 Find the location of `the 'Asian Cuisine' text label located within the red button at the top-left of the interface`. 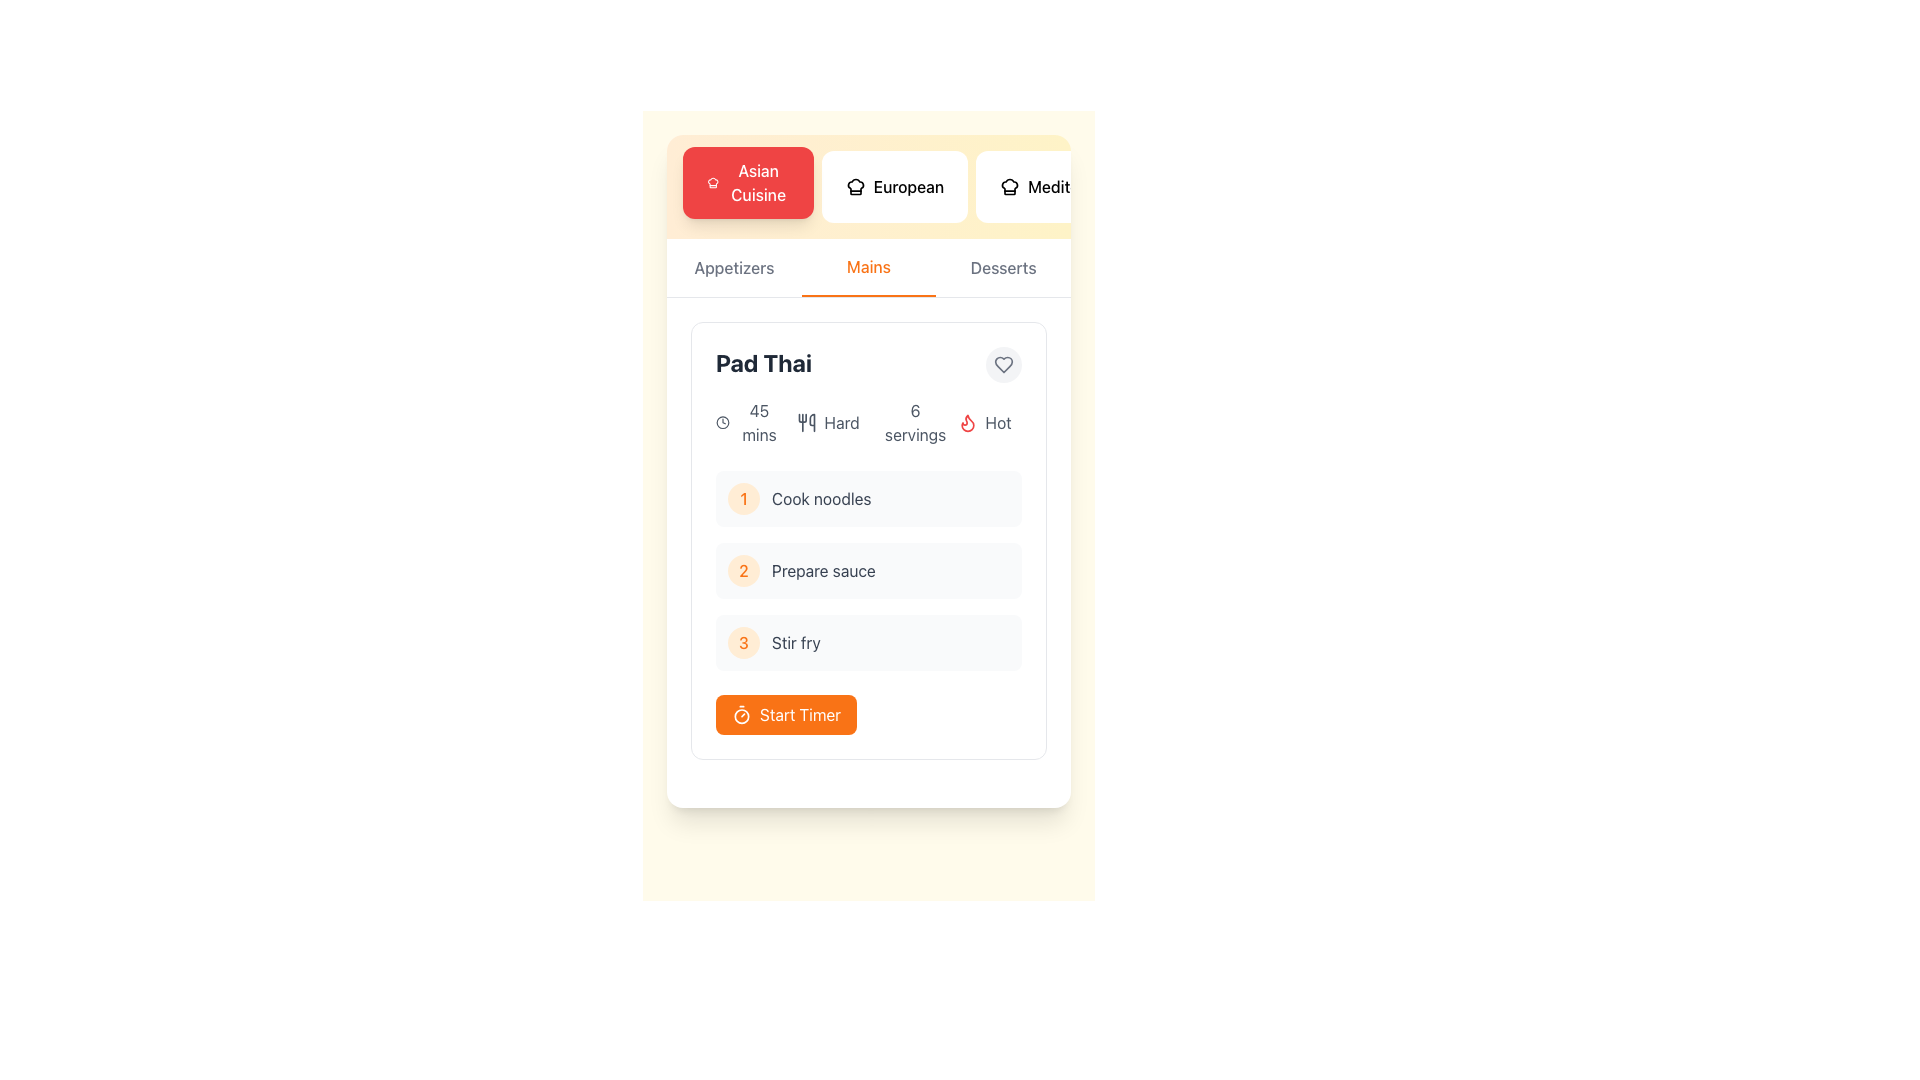

the 'Asian Cuisine' text label located within the red button at the top-left of the interface is located at coordinates (757, 182).